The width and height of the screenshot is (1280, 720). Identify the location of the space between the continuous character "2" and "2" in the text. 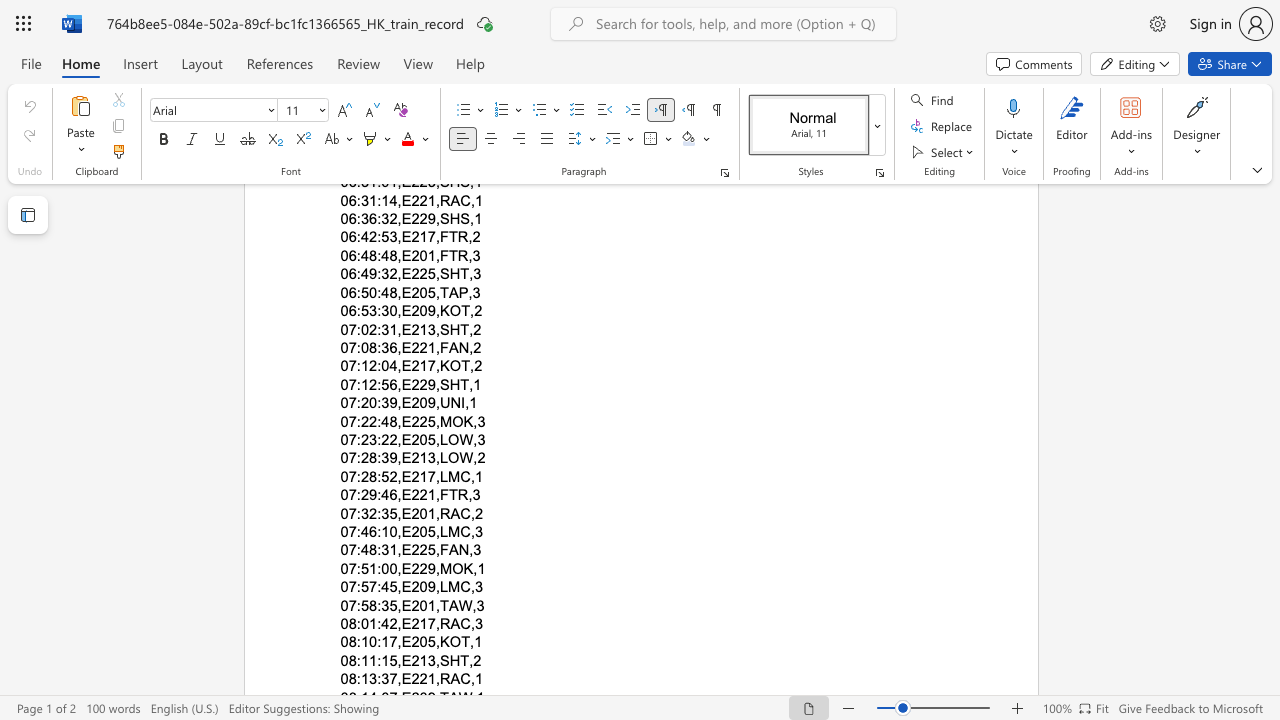
(418, 678).